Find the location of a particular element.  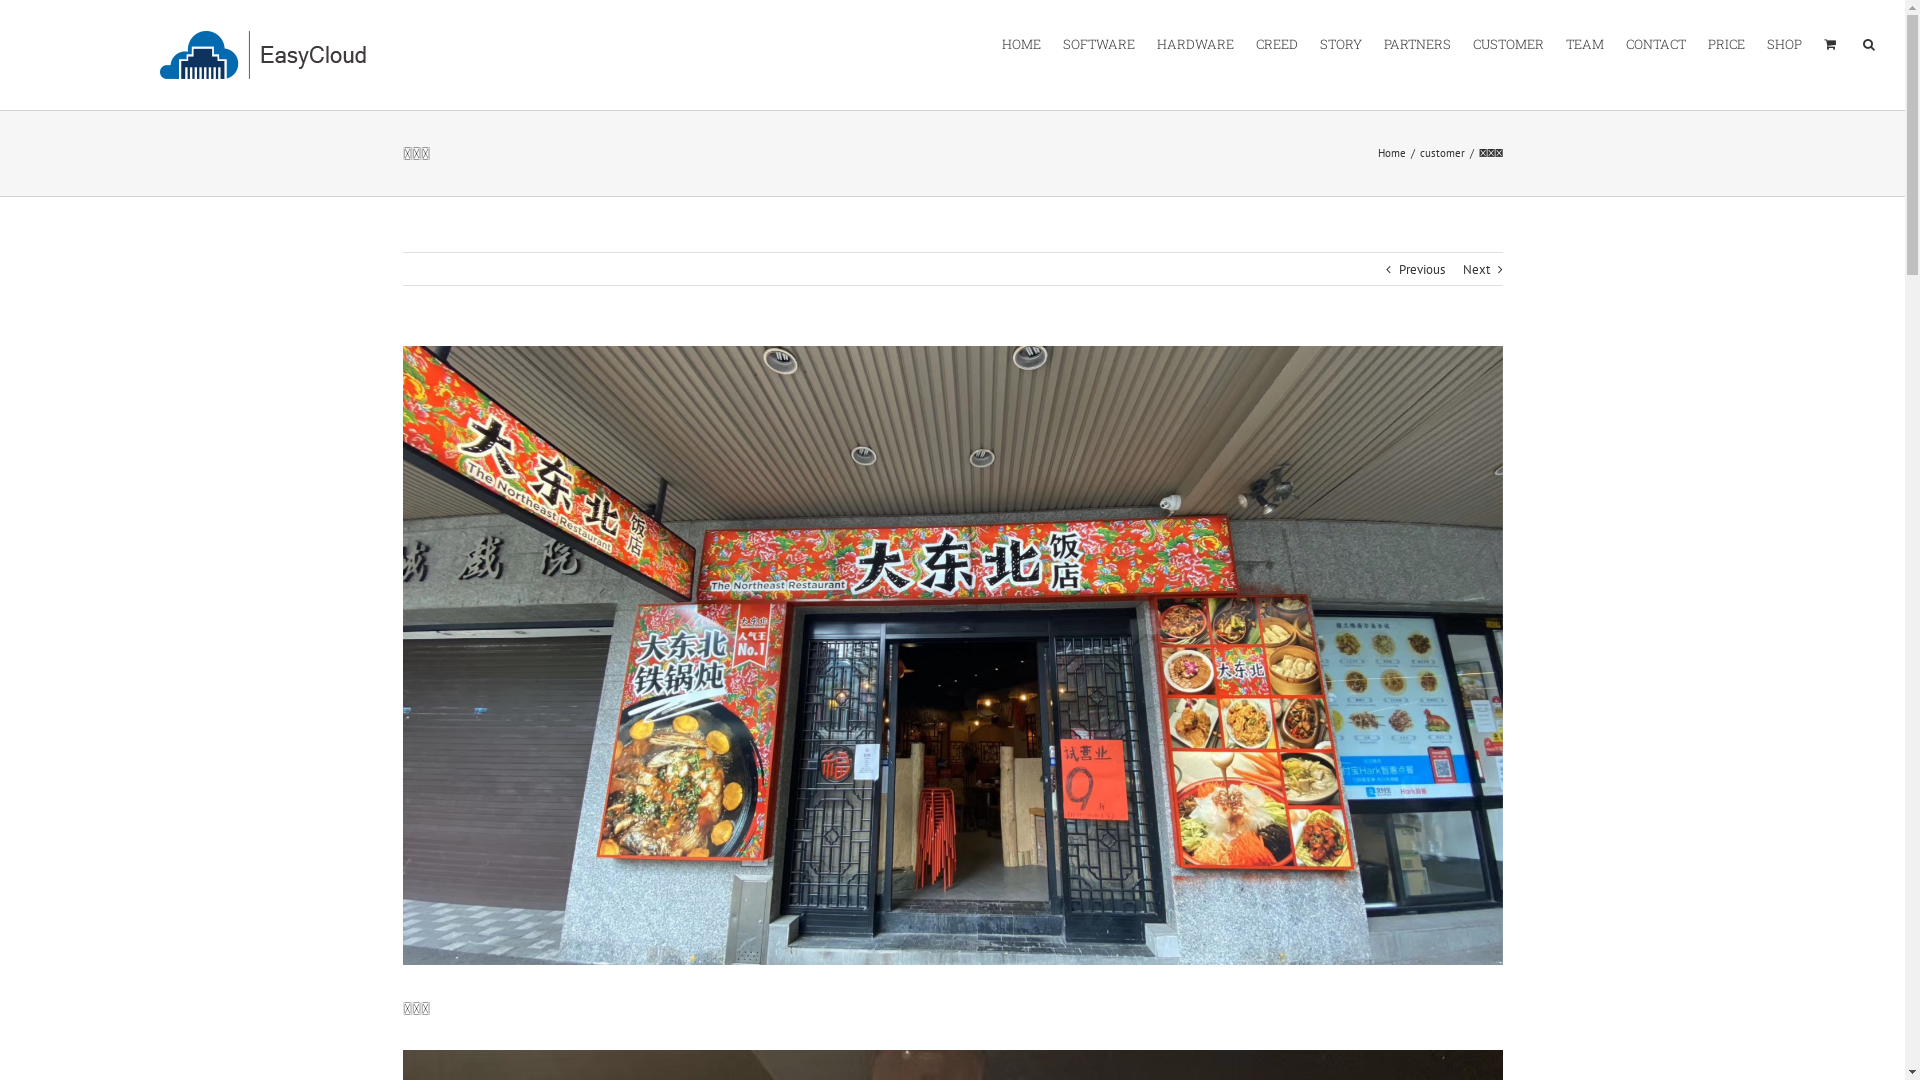

'CREED' is located at coordinates (1275, 42).